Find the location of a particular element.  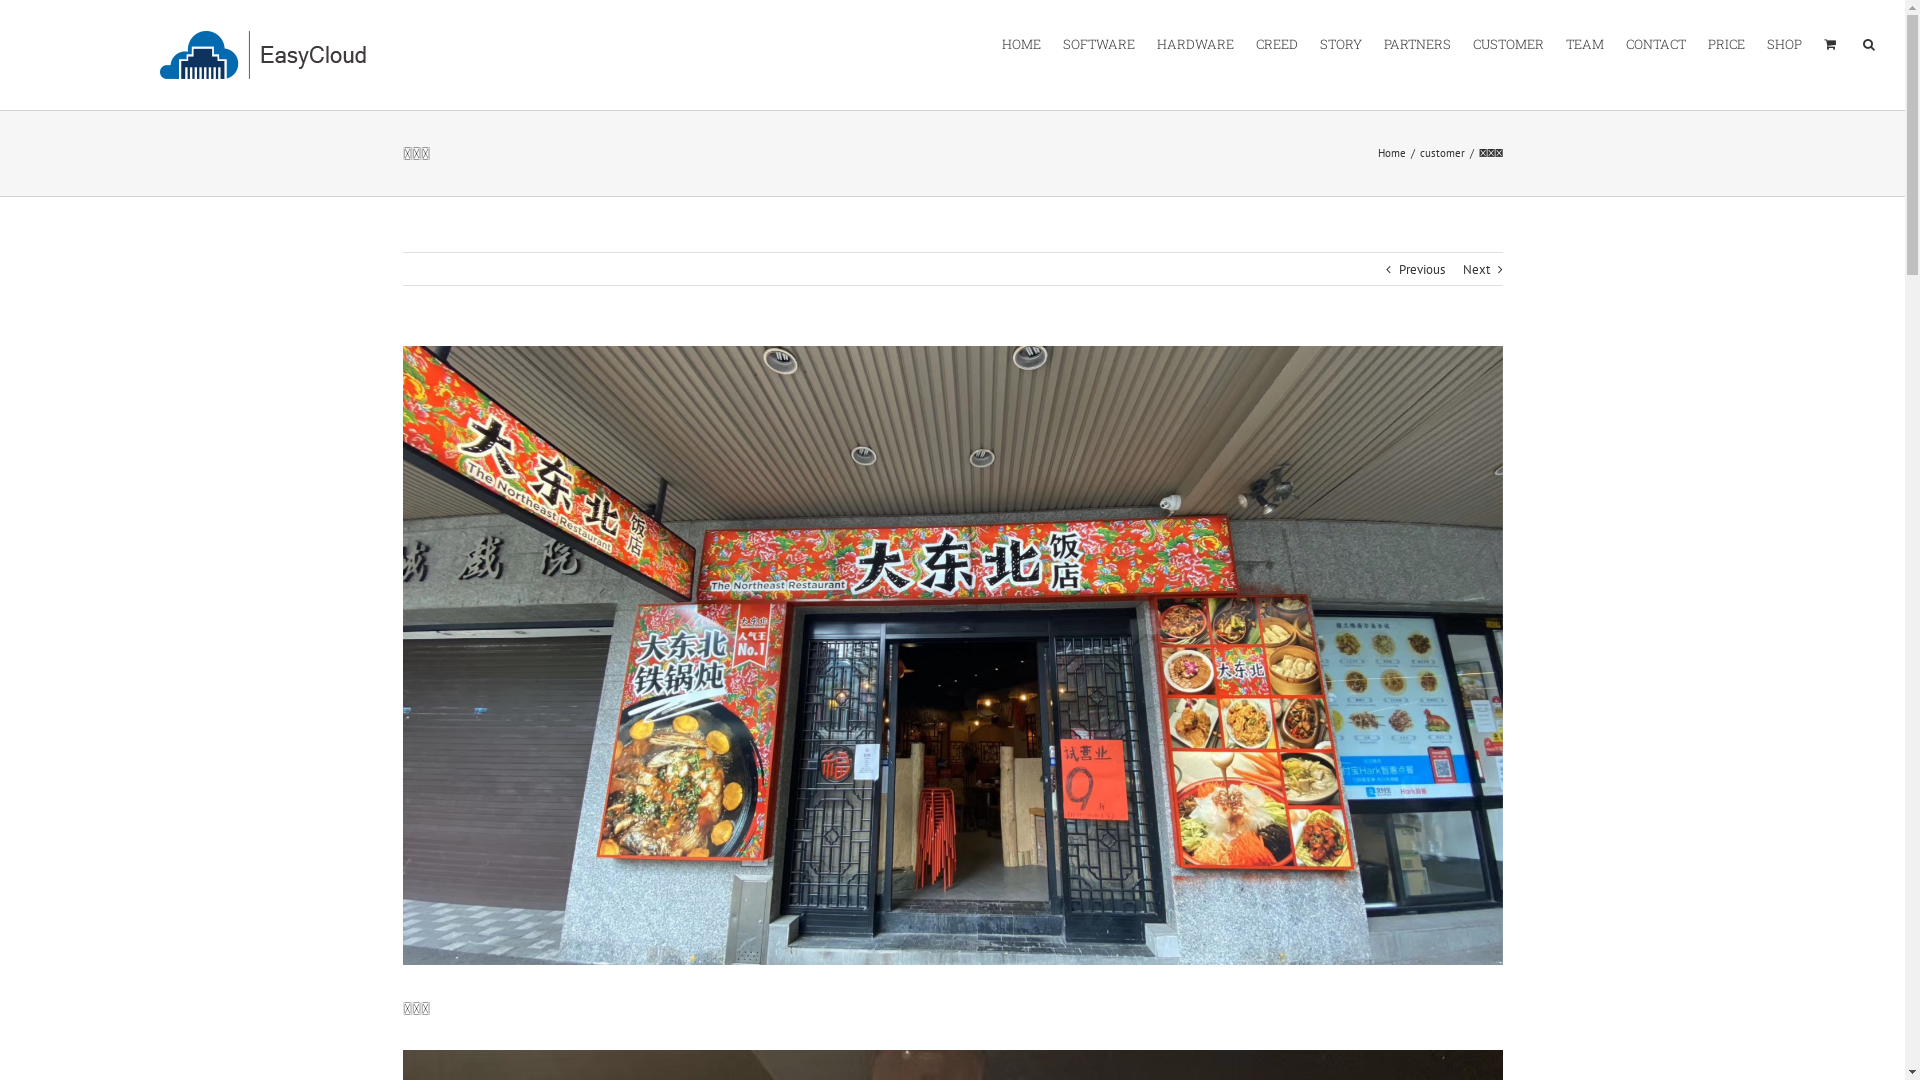

'CREED' is located at coordinates (1275, 42).